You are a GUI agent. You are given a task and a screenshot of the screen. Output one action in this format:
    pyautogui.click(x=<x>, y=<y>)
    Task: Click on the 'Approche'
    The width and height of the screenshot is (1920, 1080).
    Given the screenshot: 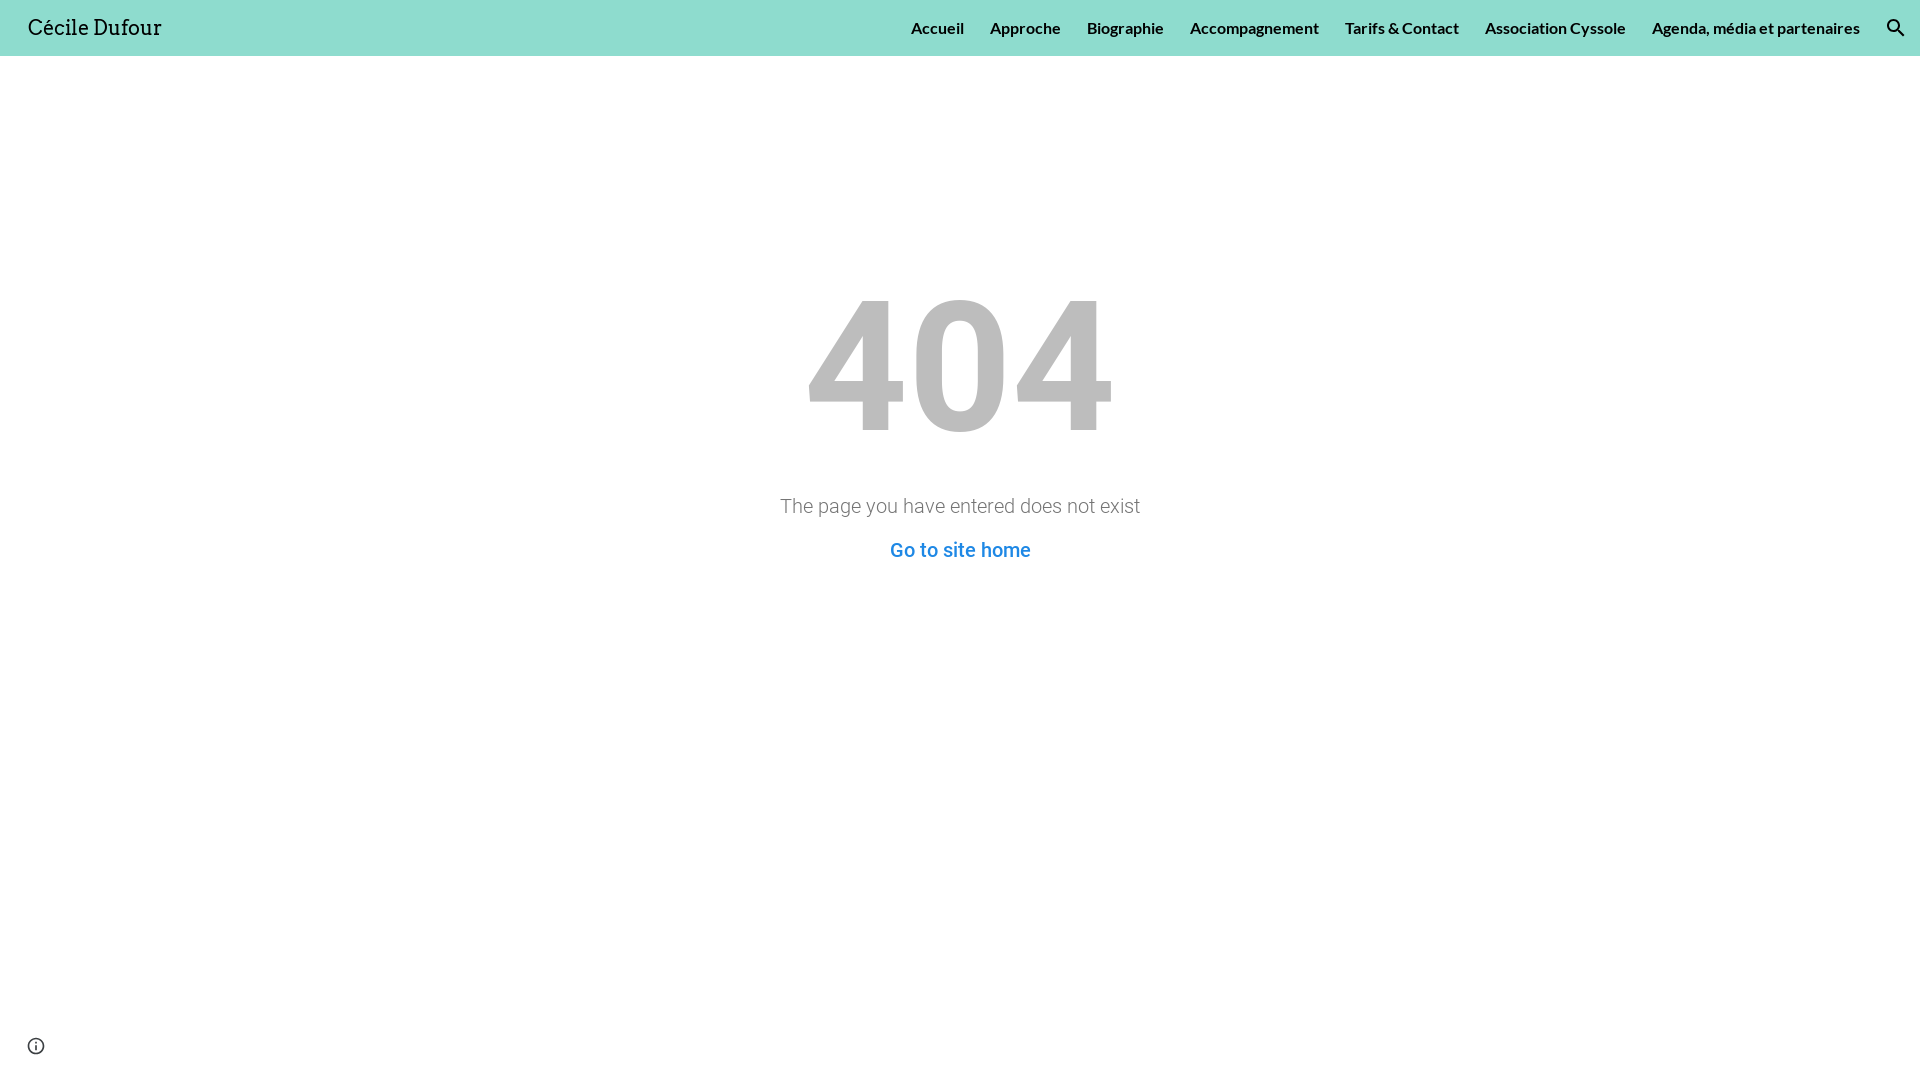 What is the action you would take?
    pyautogui.click(x=989, y=27)
    